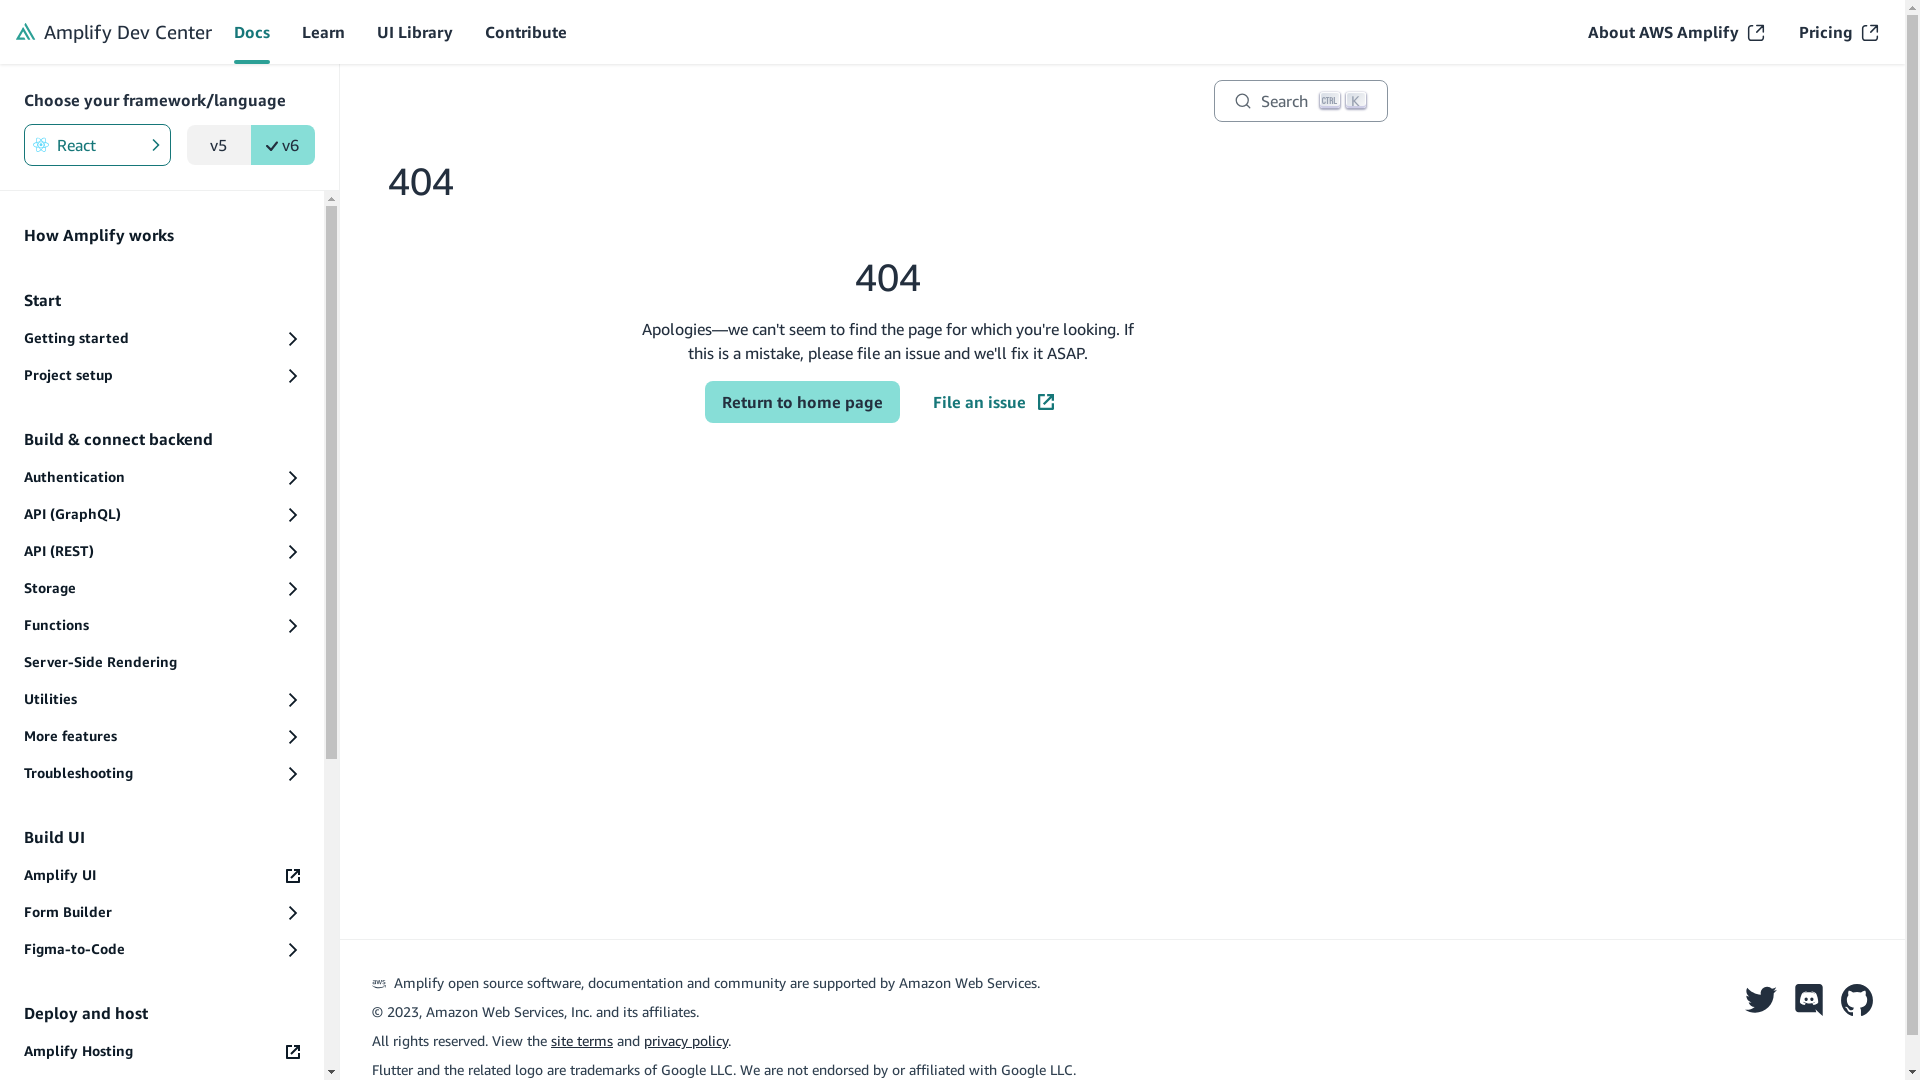  What do you see at coordinates (96, 144) in the screenshot?
I see `'React'` at bounding box center [96, 144].